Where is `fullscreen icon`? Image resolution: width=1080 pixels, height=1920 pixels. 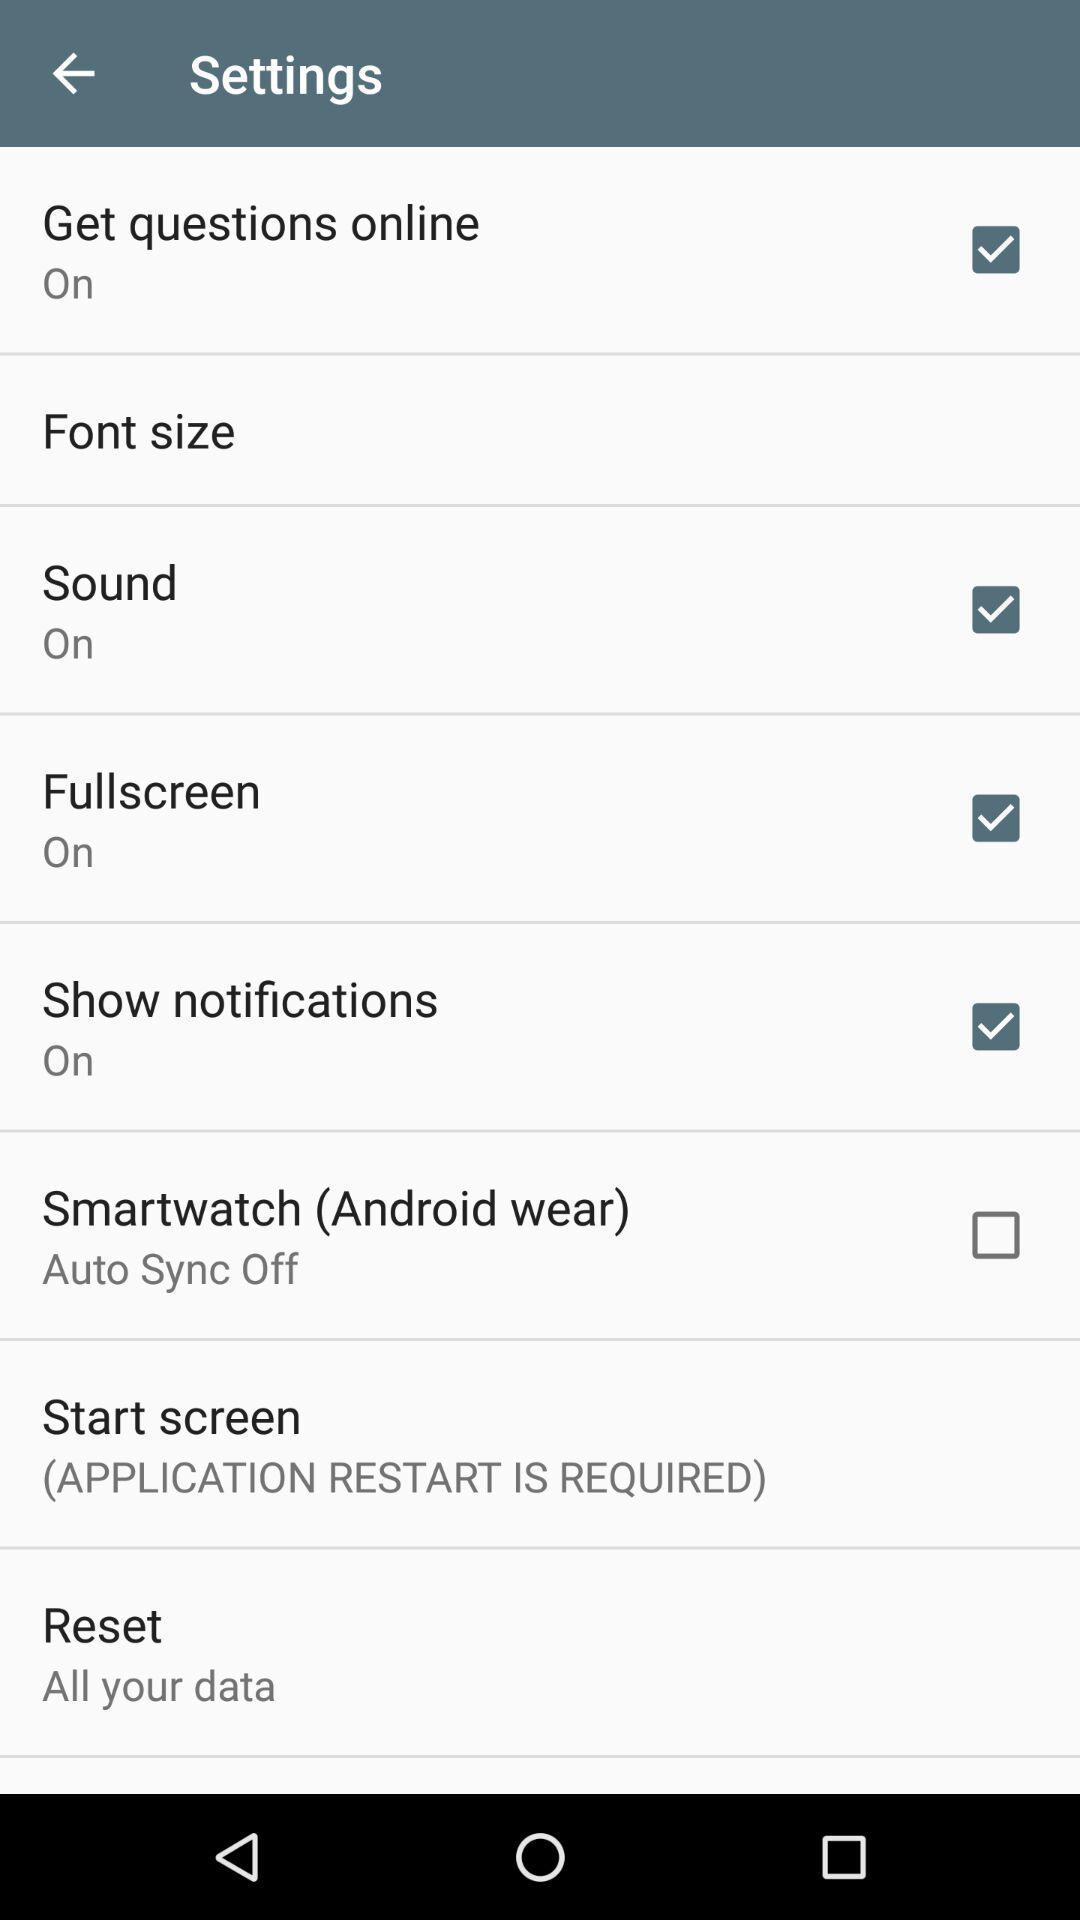
fullscreen icon is located at coordinates (150, 788).